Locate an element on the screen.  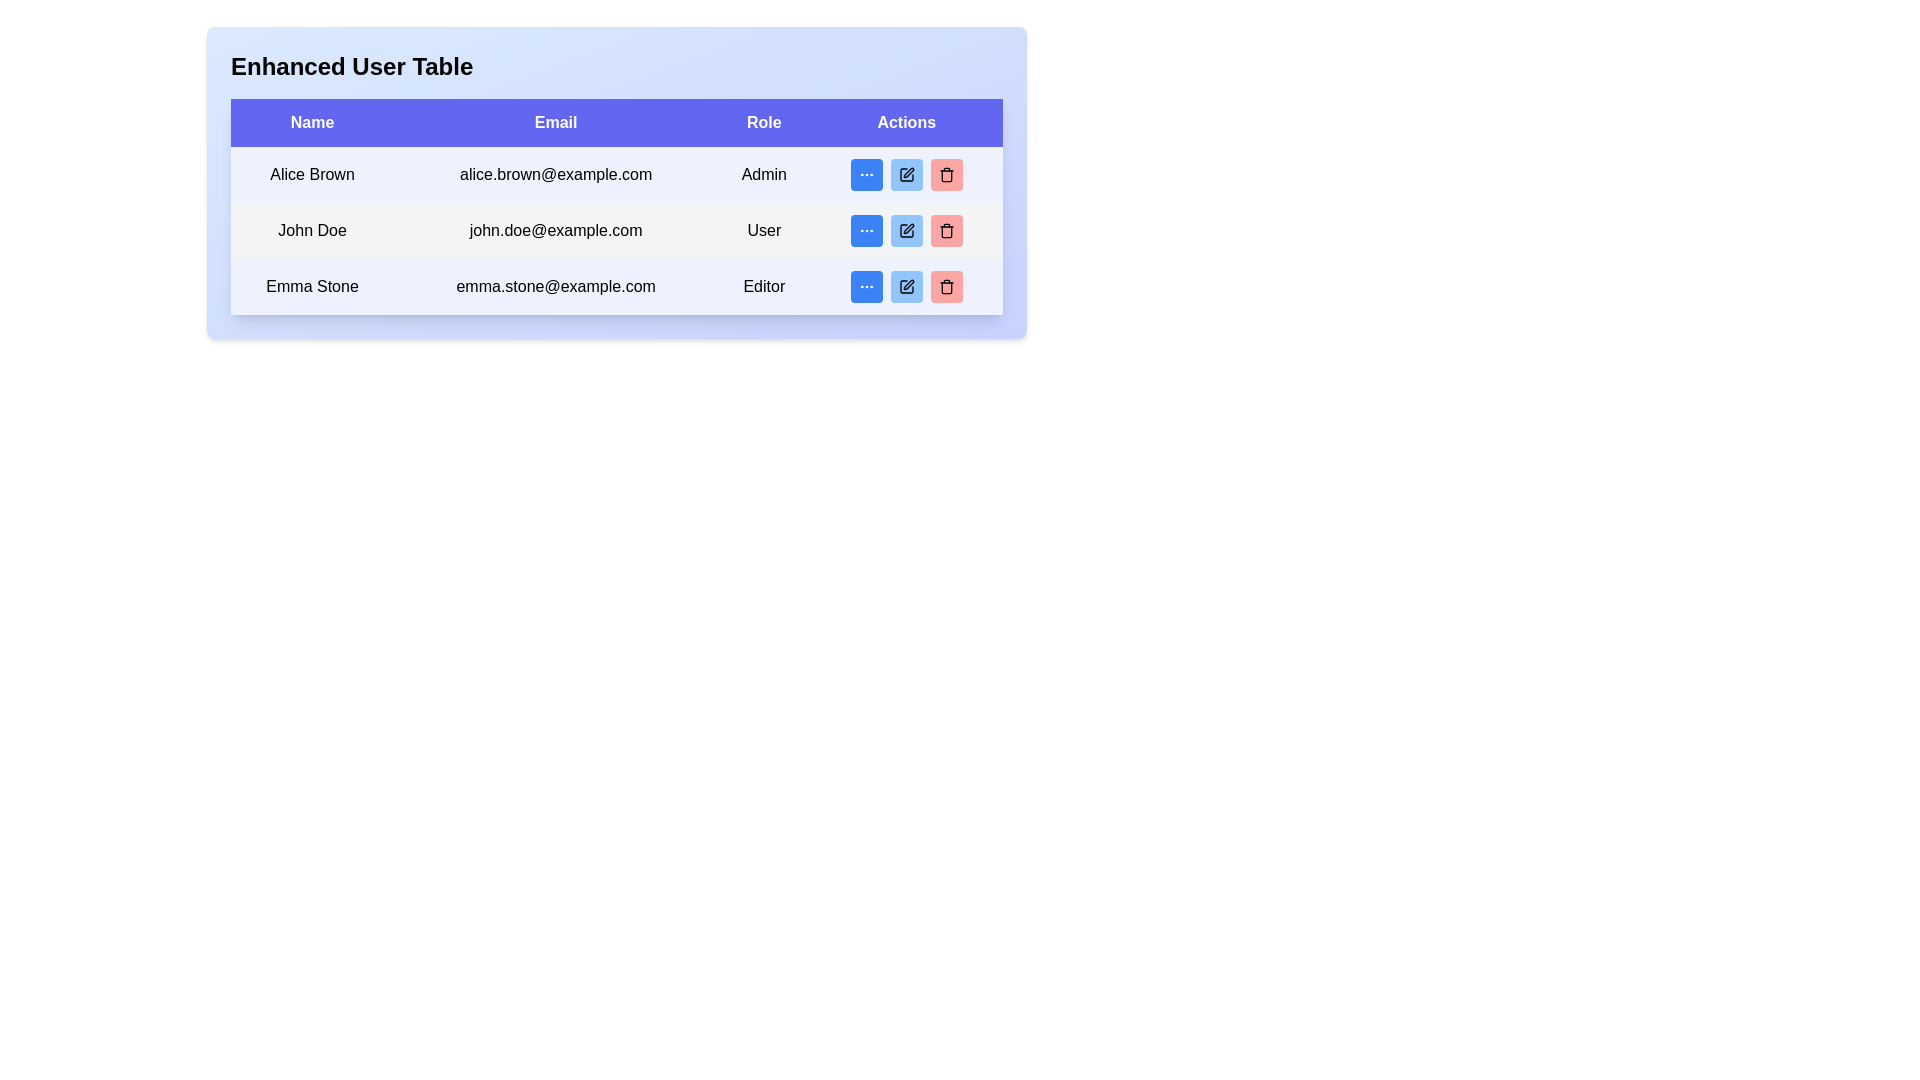
the text label displaying 'Admin' in bold within the 'Role' column of the table for user Alice Brown is located at coordinates (763, 173).